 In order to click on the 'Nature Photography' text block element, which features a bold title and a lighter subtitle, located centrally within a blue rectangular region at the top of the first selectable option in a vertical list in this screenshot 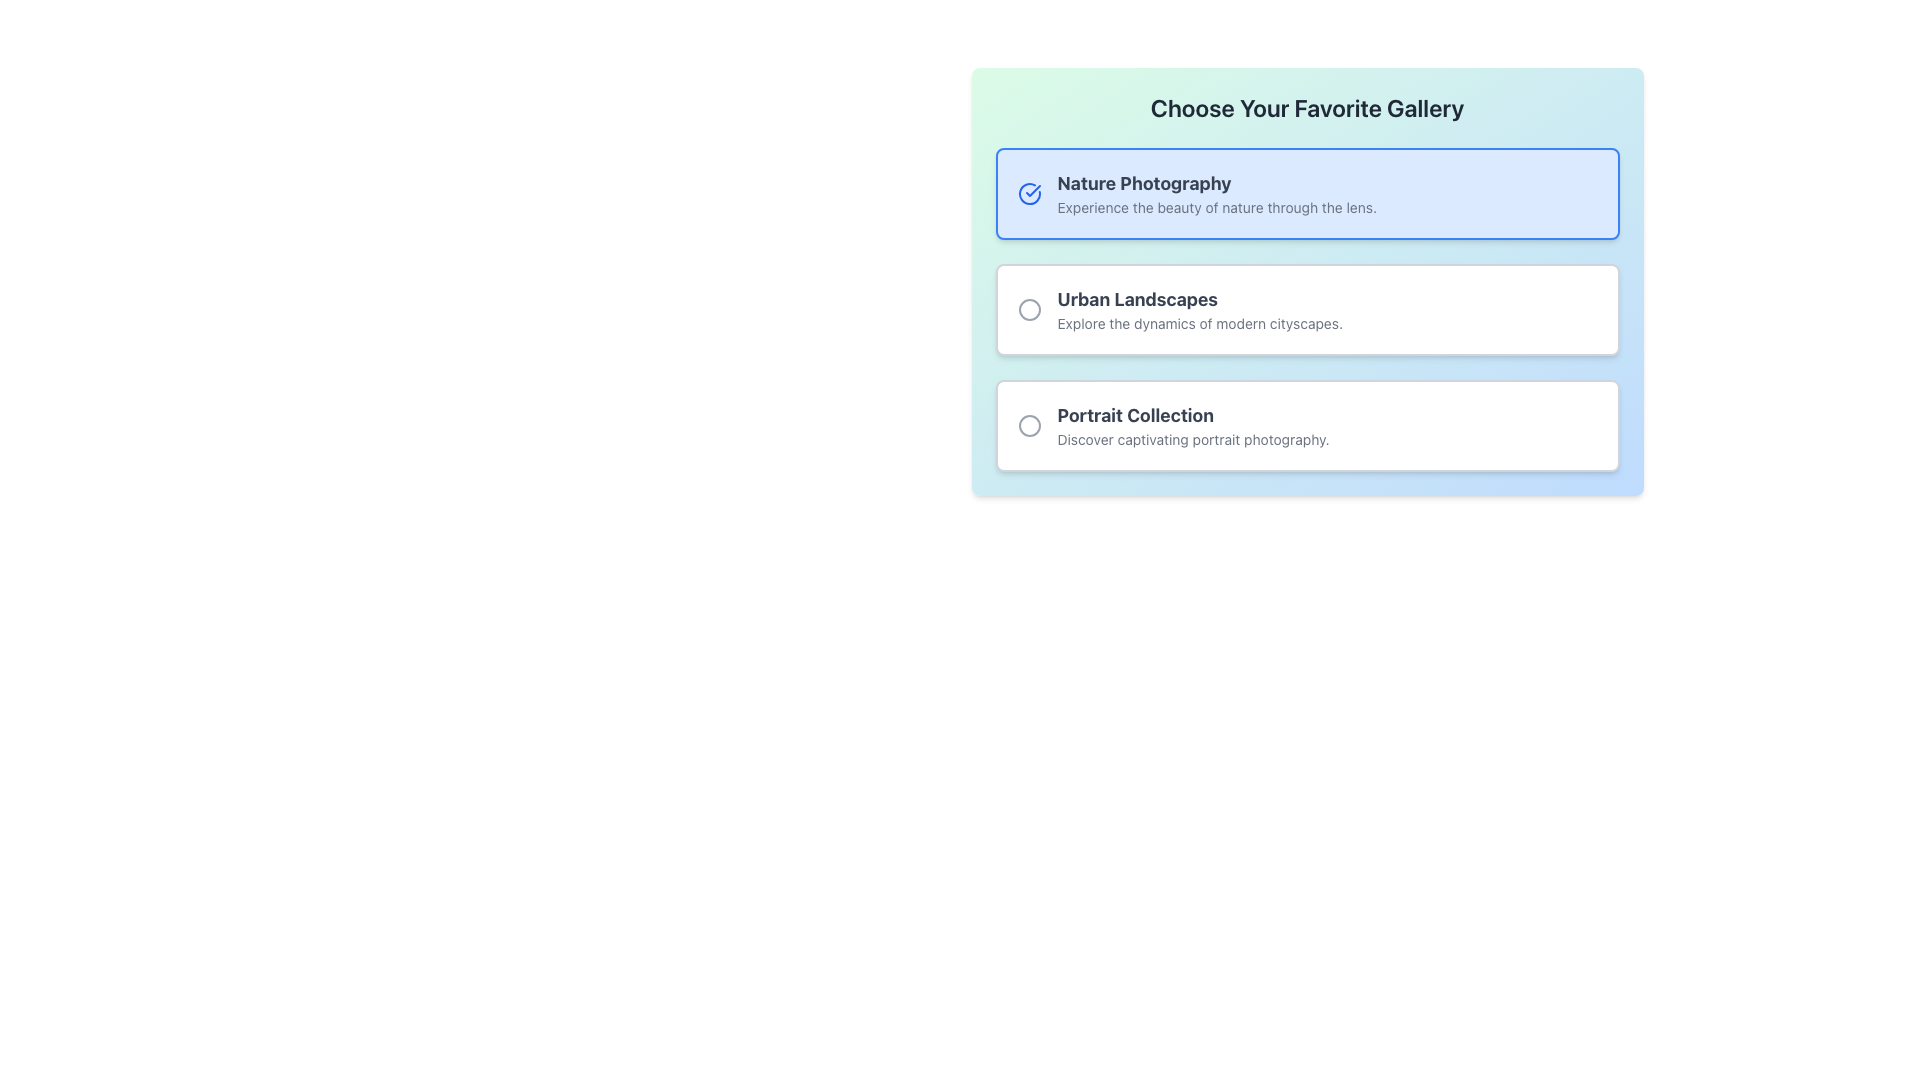, I will do `click(1216, 193)`.